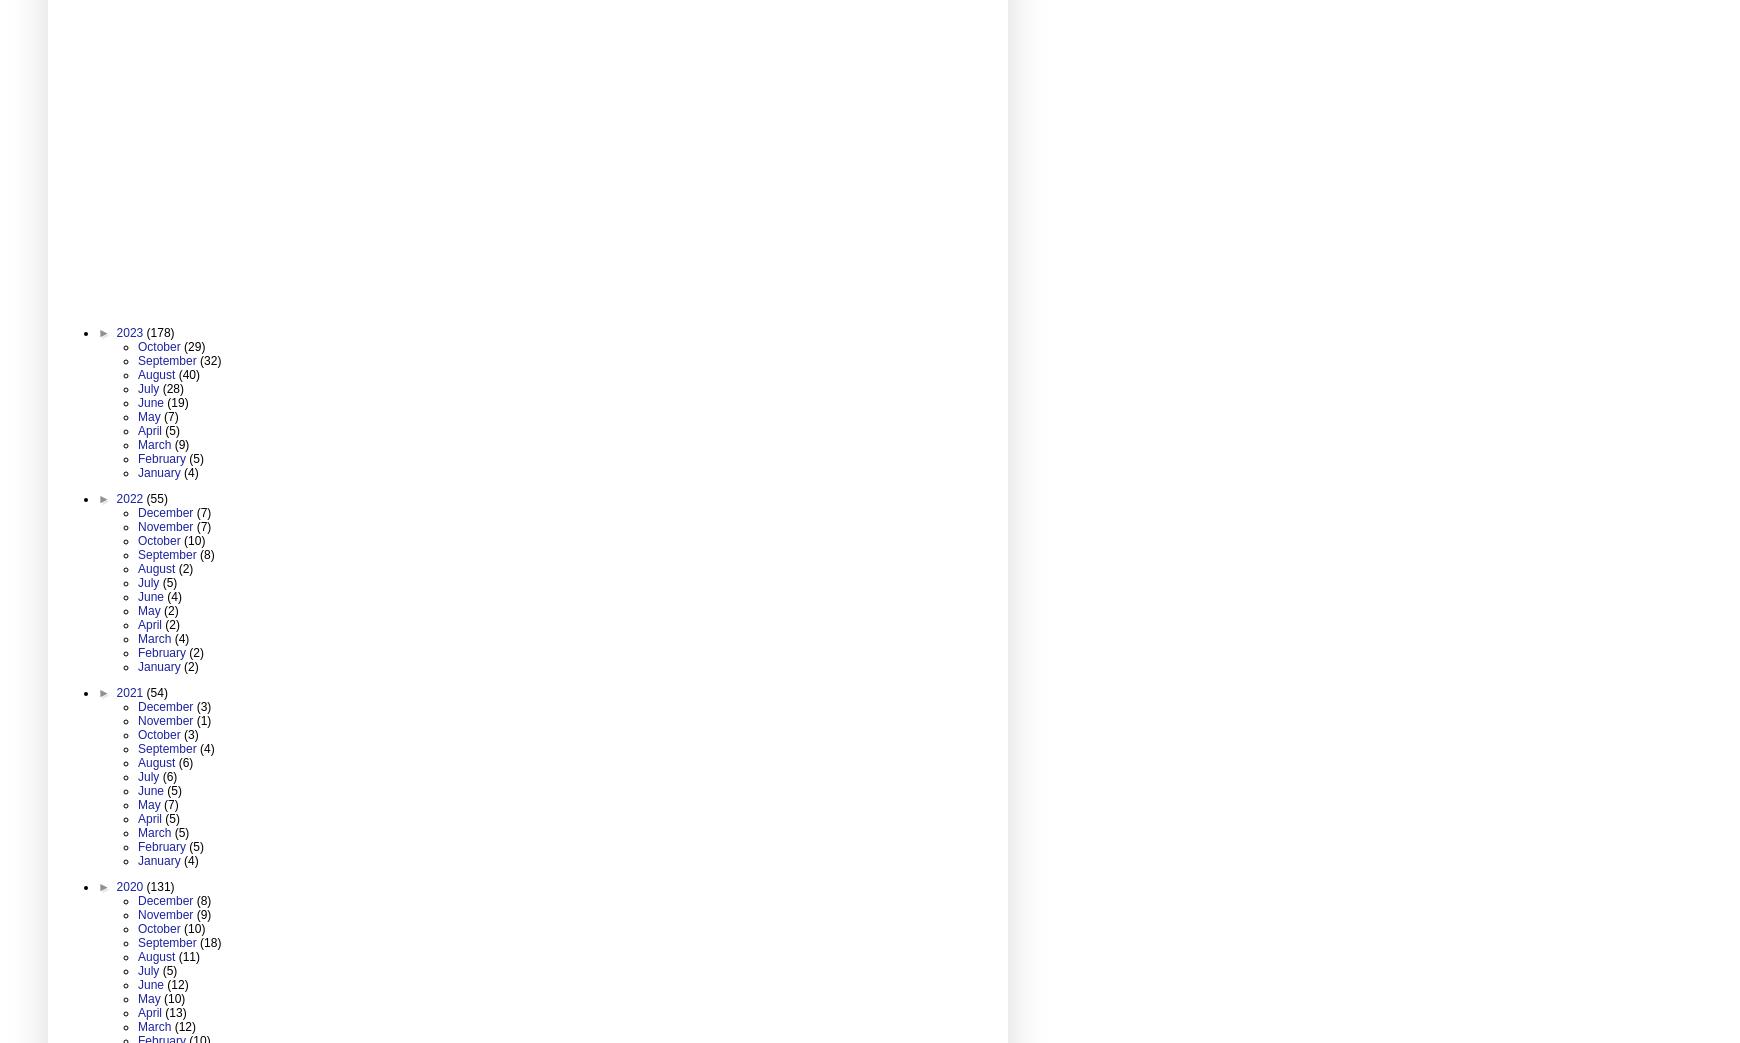  What do you see at coordinates (187, 374) in the screenshot?
I see `'(40)'` at bounding box center [187, 374].